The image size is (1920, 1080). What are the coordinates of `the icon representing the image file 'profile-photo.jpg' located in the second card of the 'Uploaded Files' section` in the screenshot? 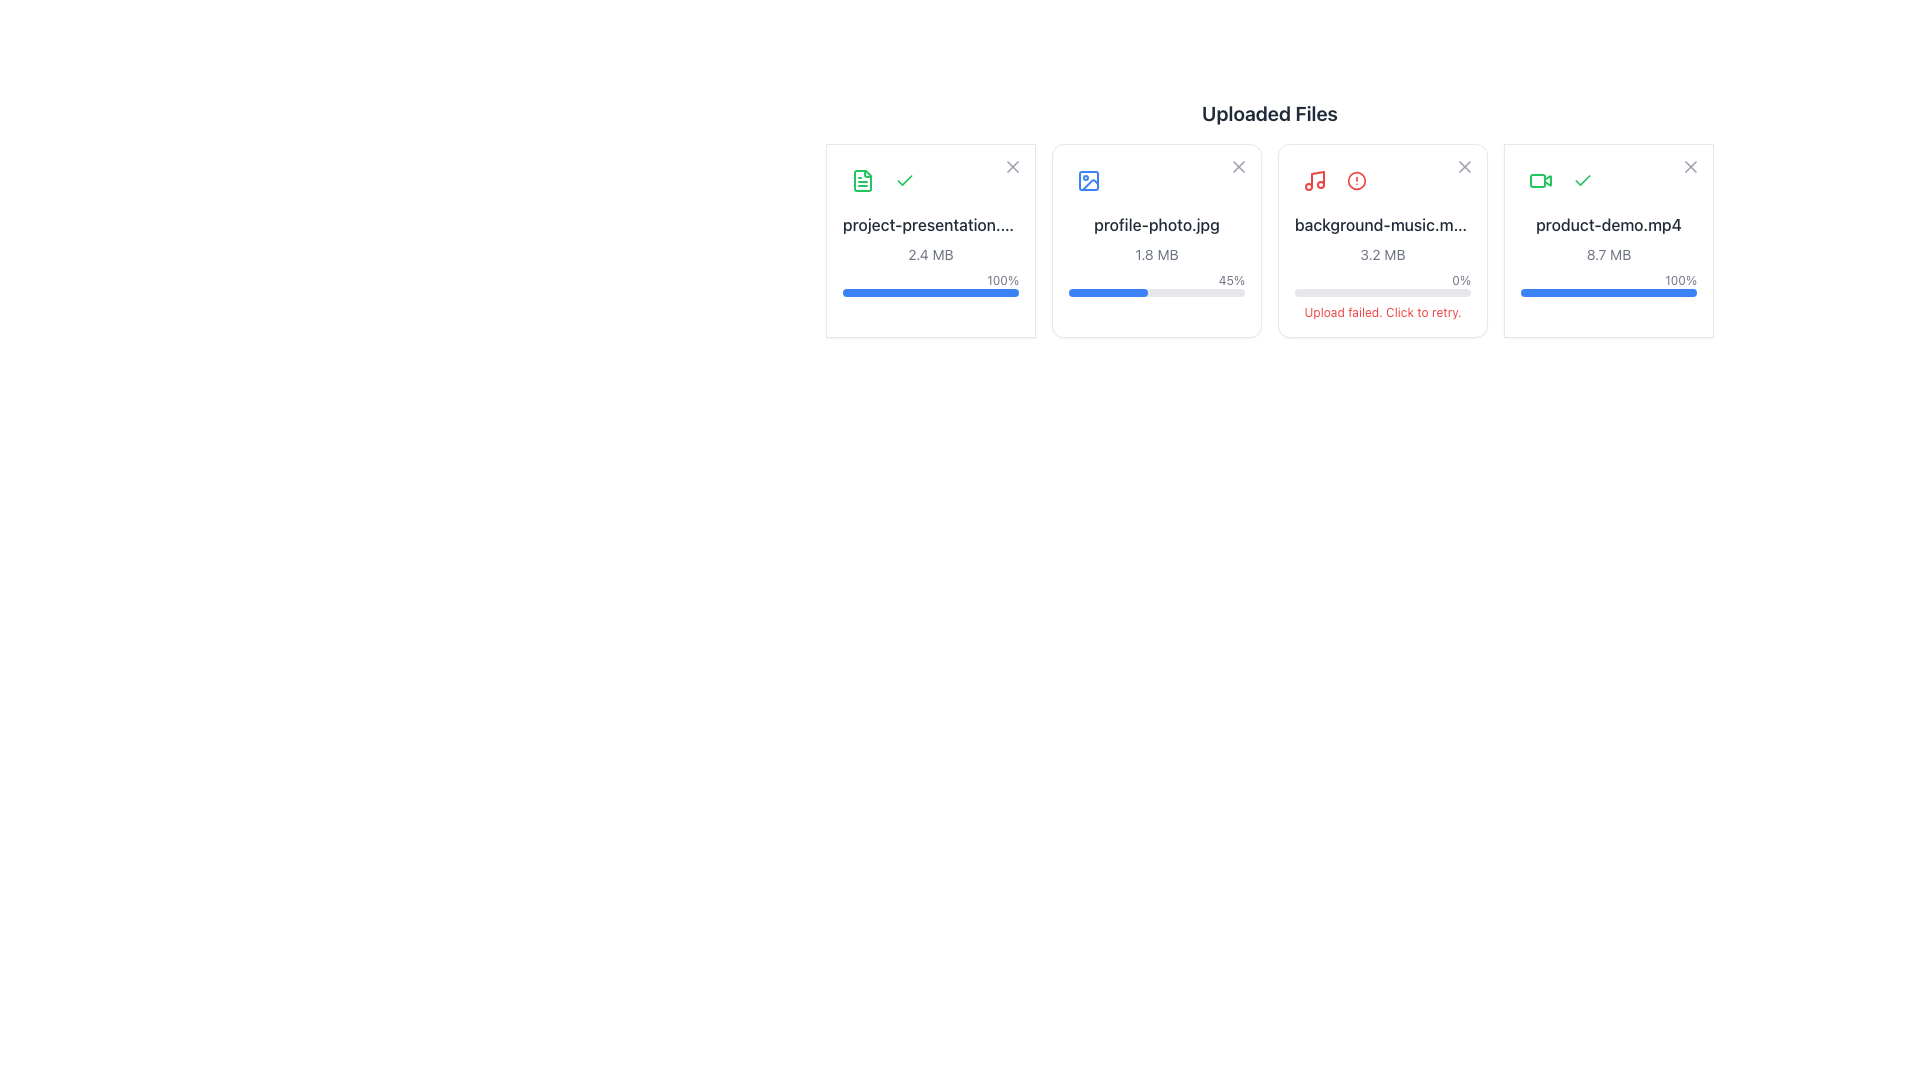 It's located at (1088, 181).